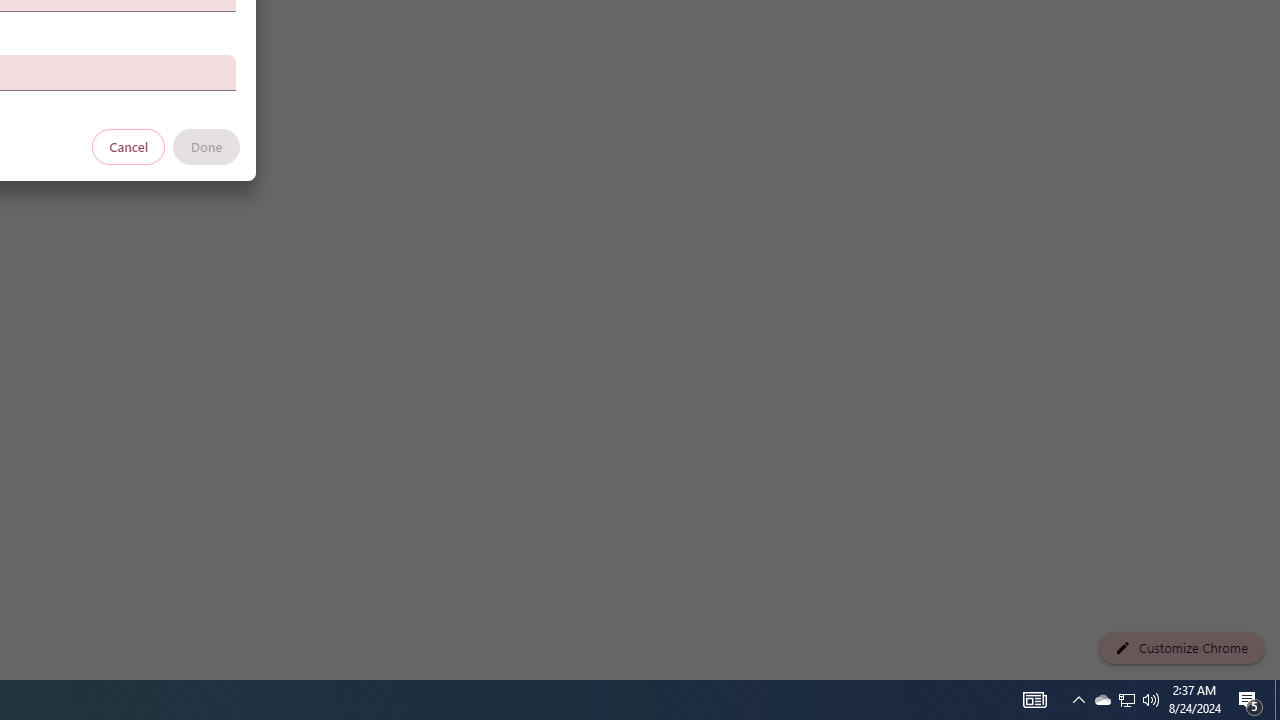 This screenshot has width=1280, height=720. Describe the element at coordinates (128, 145) in the screenshot. I see `'Cancel'` at that location.